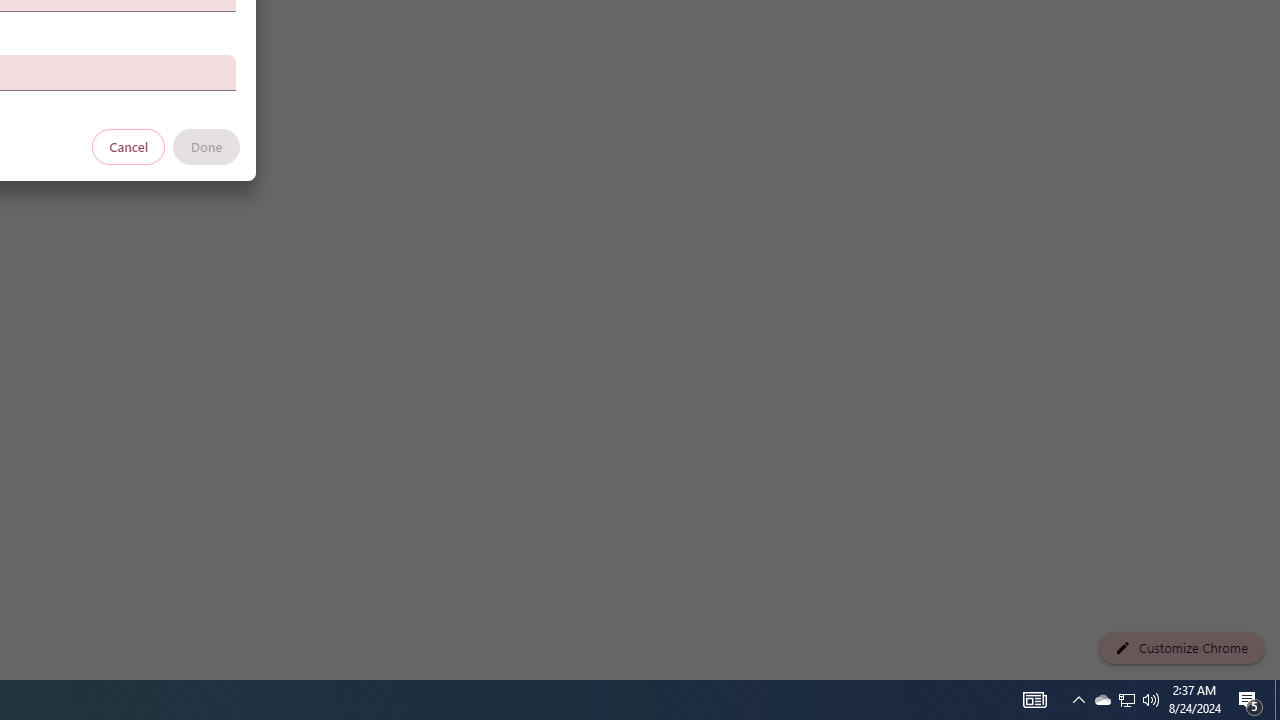 This screenshot has width=1280, height=720. Describe the element at coordinates (128, 145) in the screenshot. I see `'Cancel'` at that location.